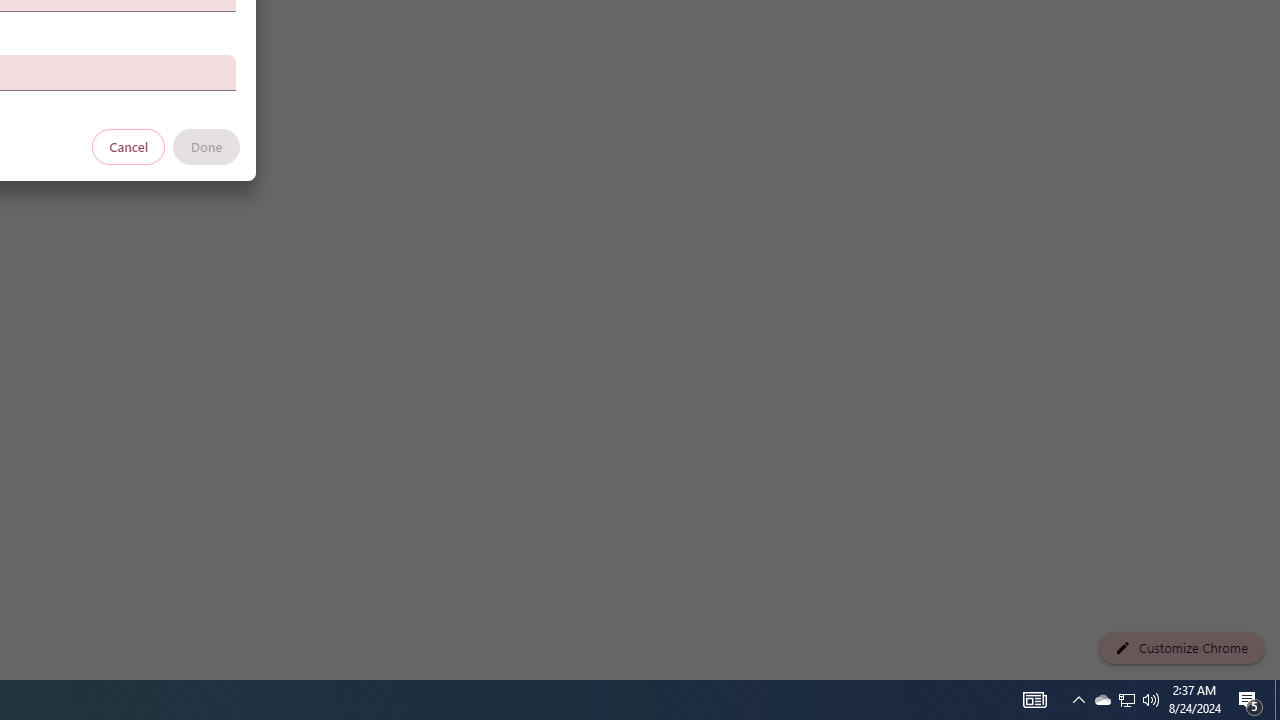 This screenshot has width=1280, height=720. Describe the element at coordinates (128, 145) in the screenshot. I see `'Cancel'` at that location.